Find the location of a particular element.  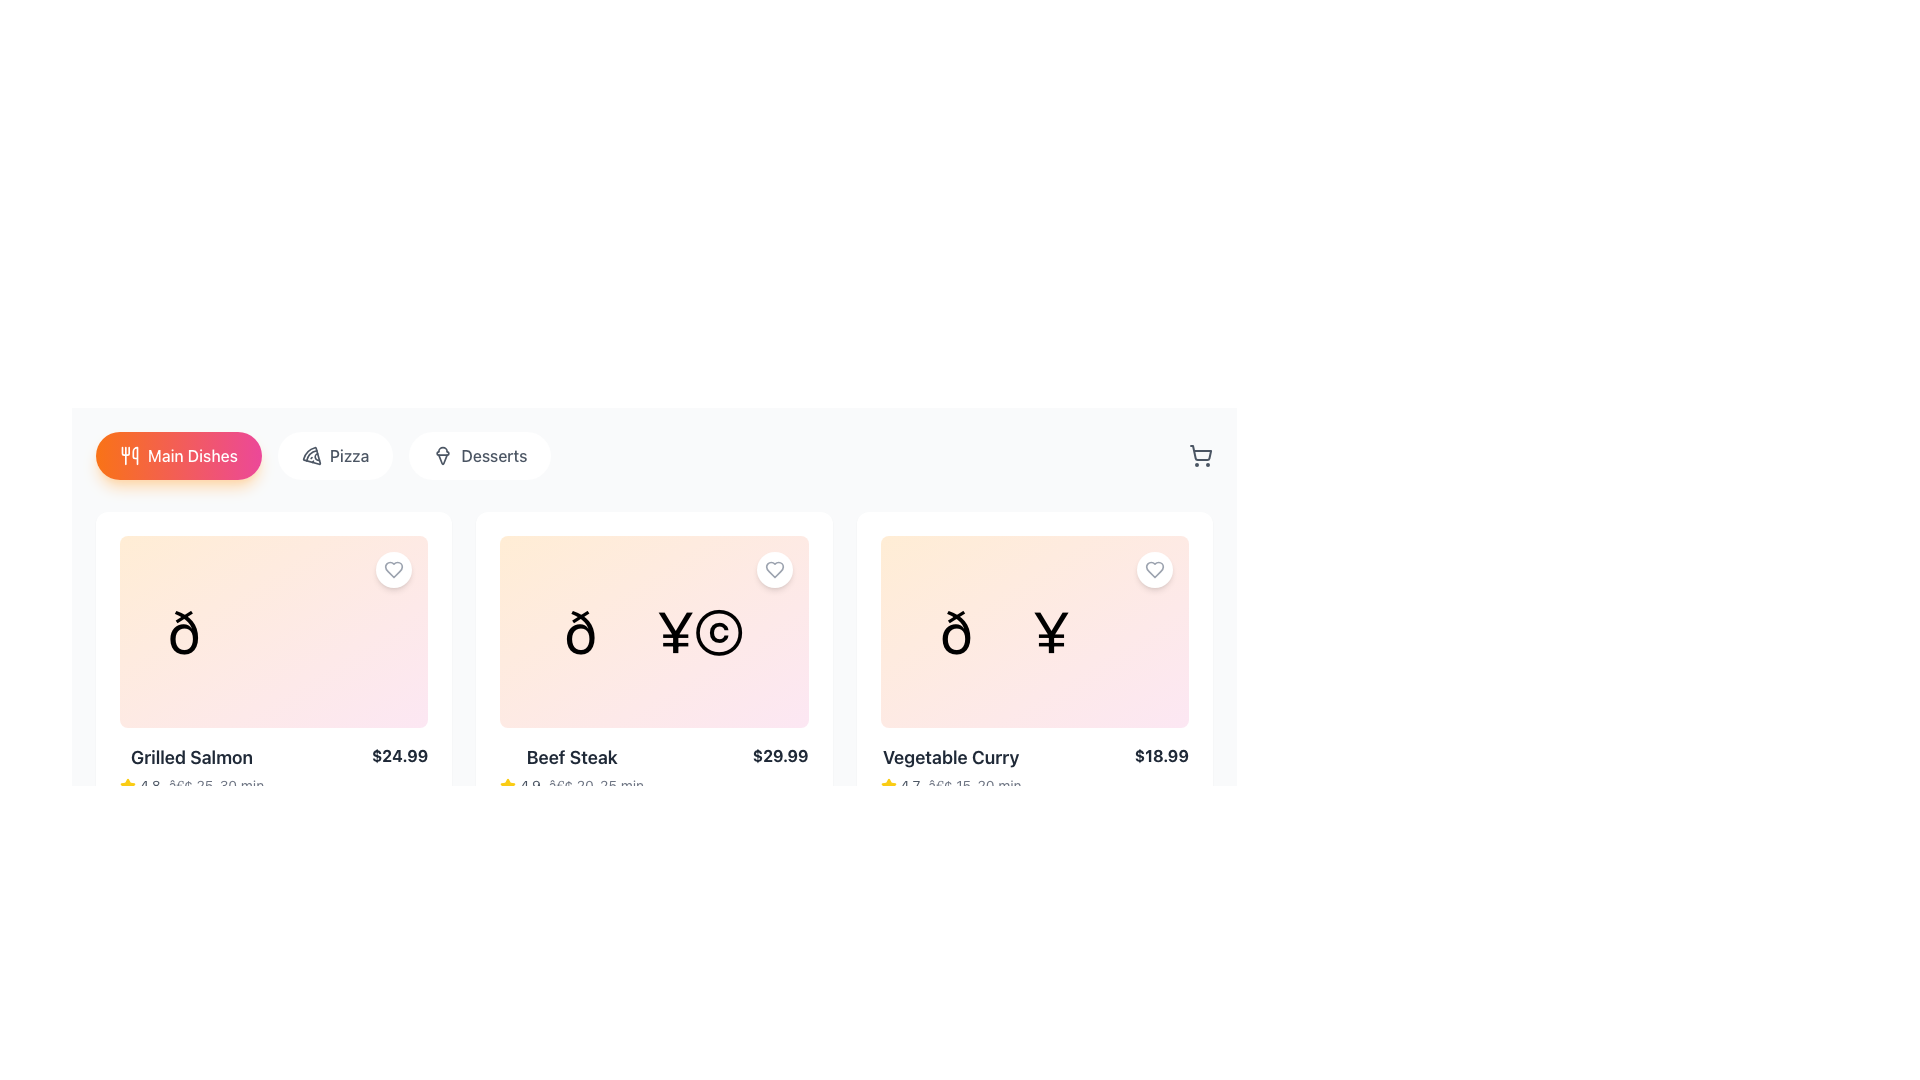

the rating star icon representing a user rating for 'Grilled Salmon', located to the left of the rating text '4.8' is located at coordinates (127, 785).